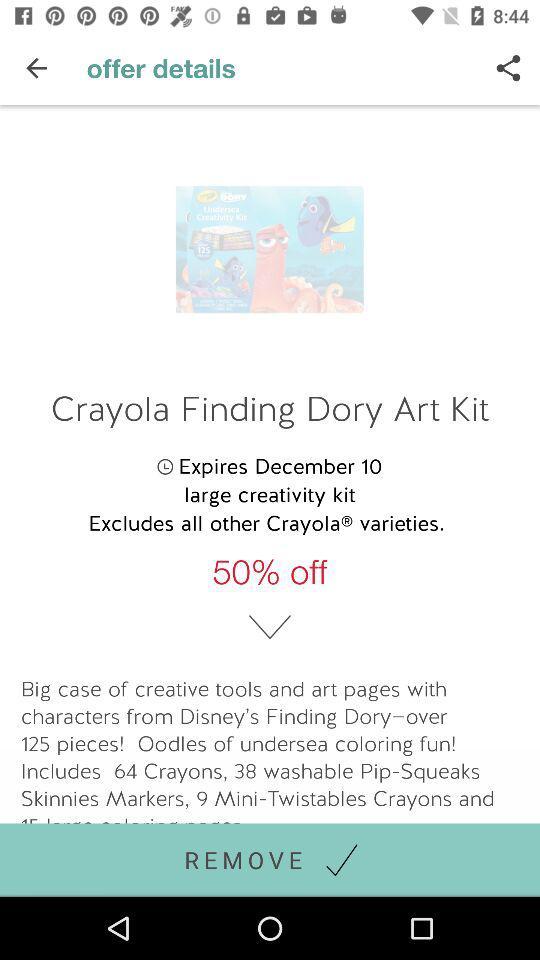 This screenshot has width=540, height=960. Describe the element at coordinates (36, 68) in the screenshot. I see `icon to the left of offer details item` at that location.